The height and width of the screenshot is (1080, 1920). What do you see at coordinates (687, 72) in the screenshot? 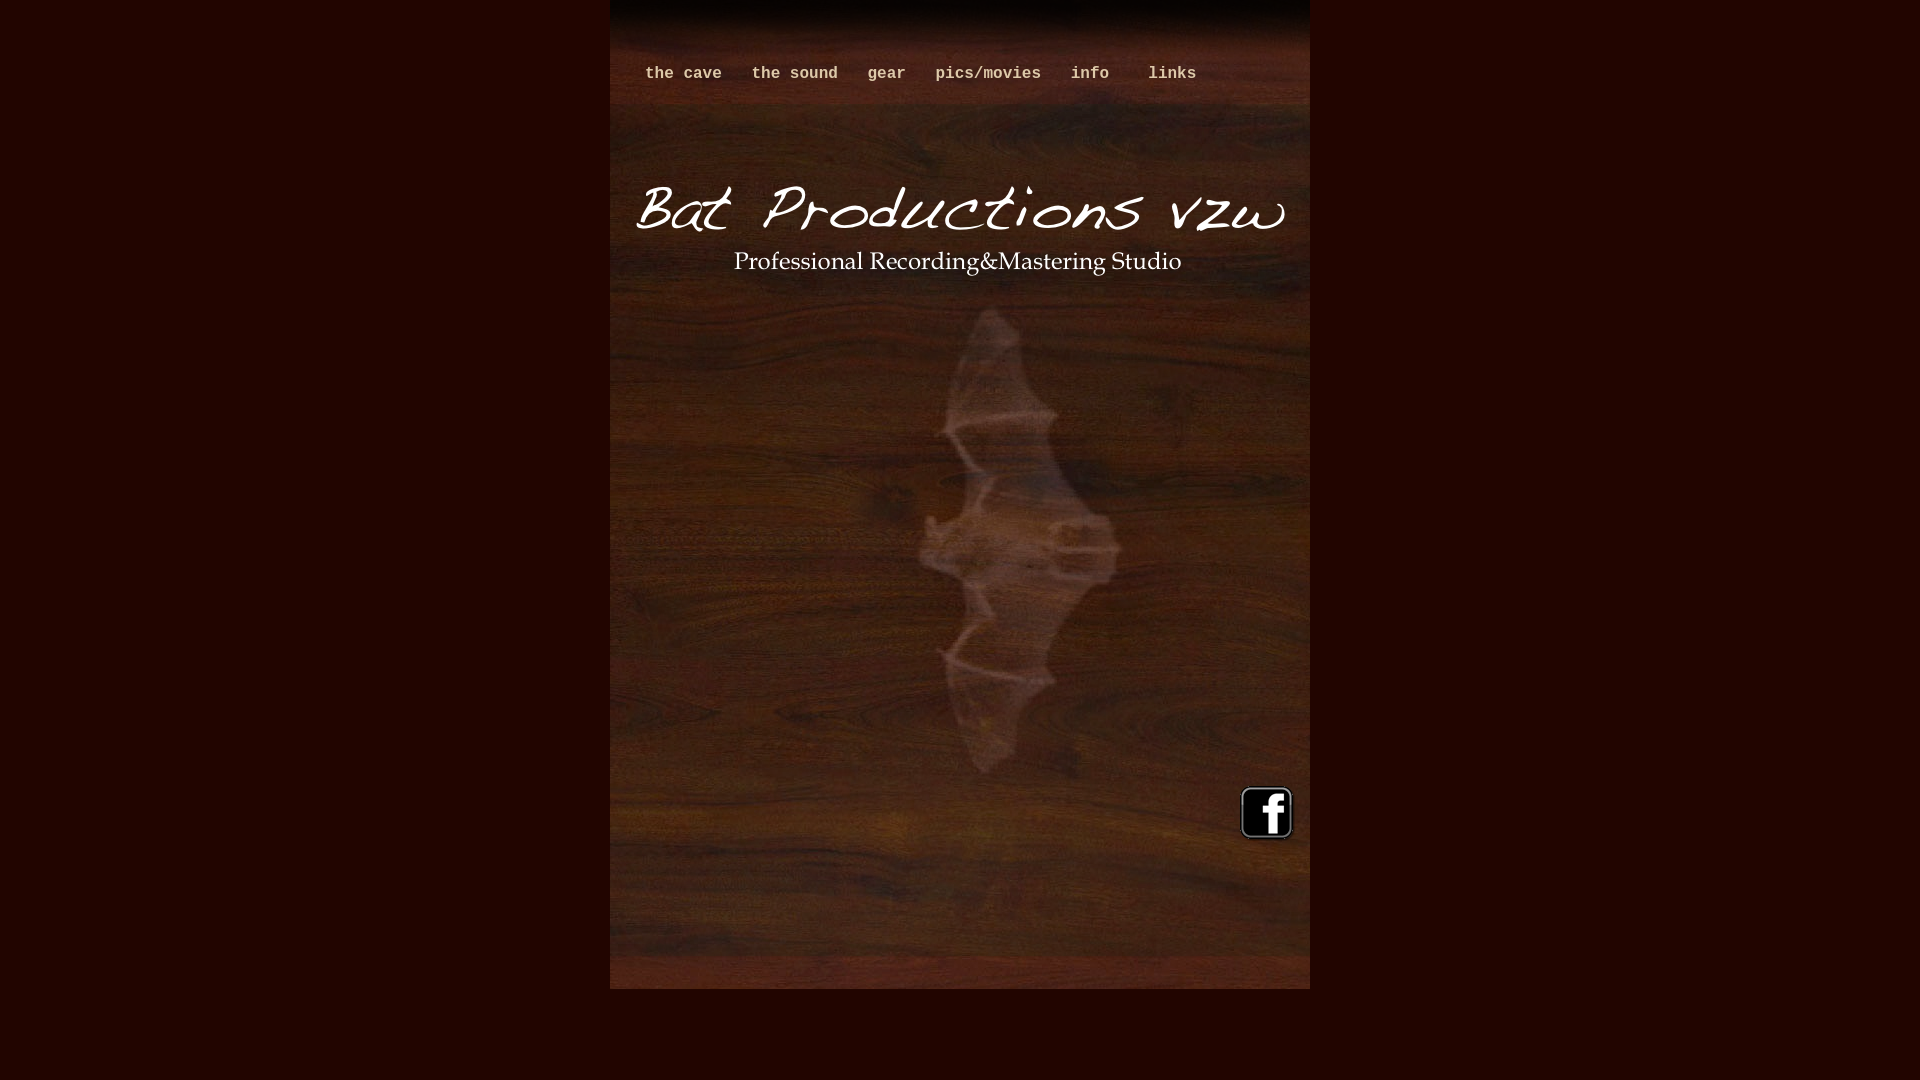
I see `'the cave'` at bounding box center [687, 72].